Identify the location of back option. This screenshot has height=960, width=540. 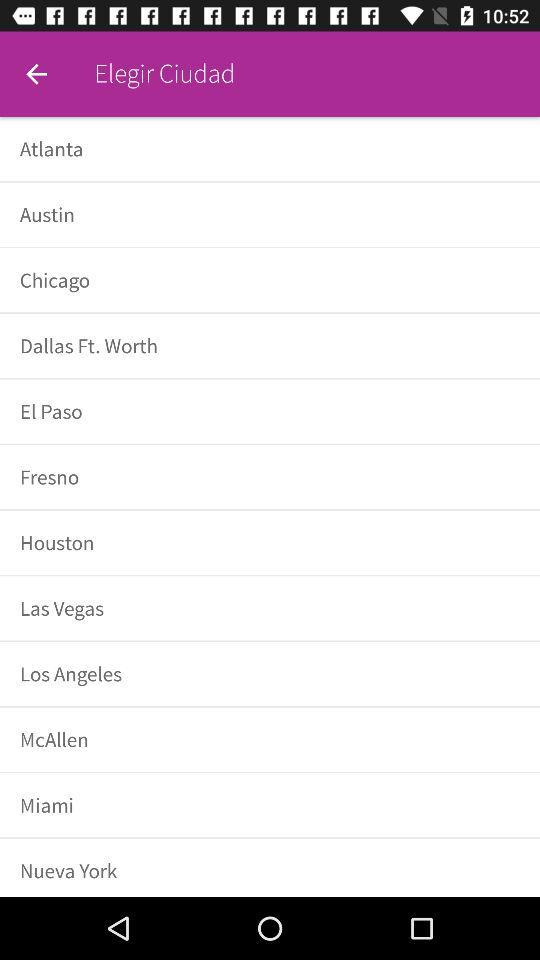
(36, 74).